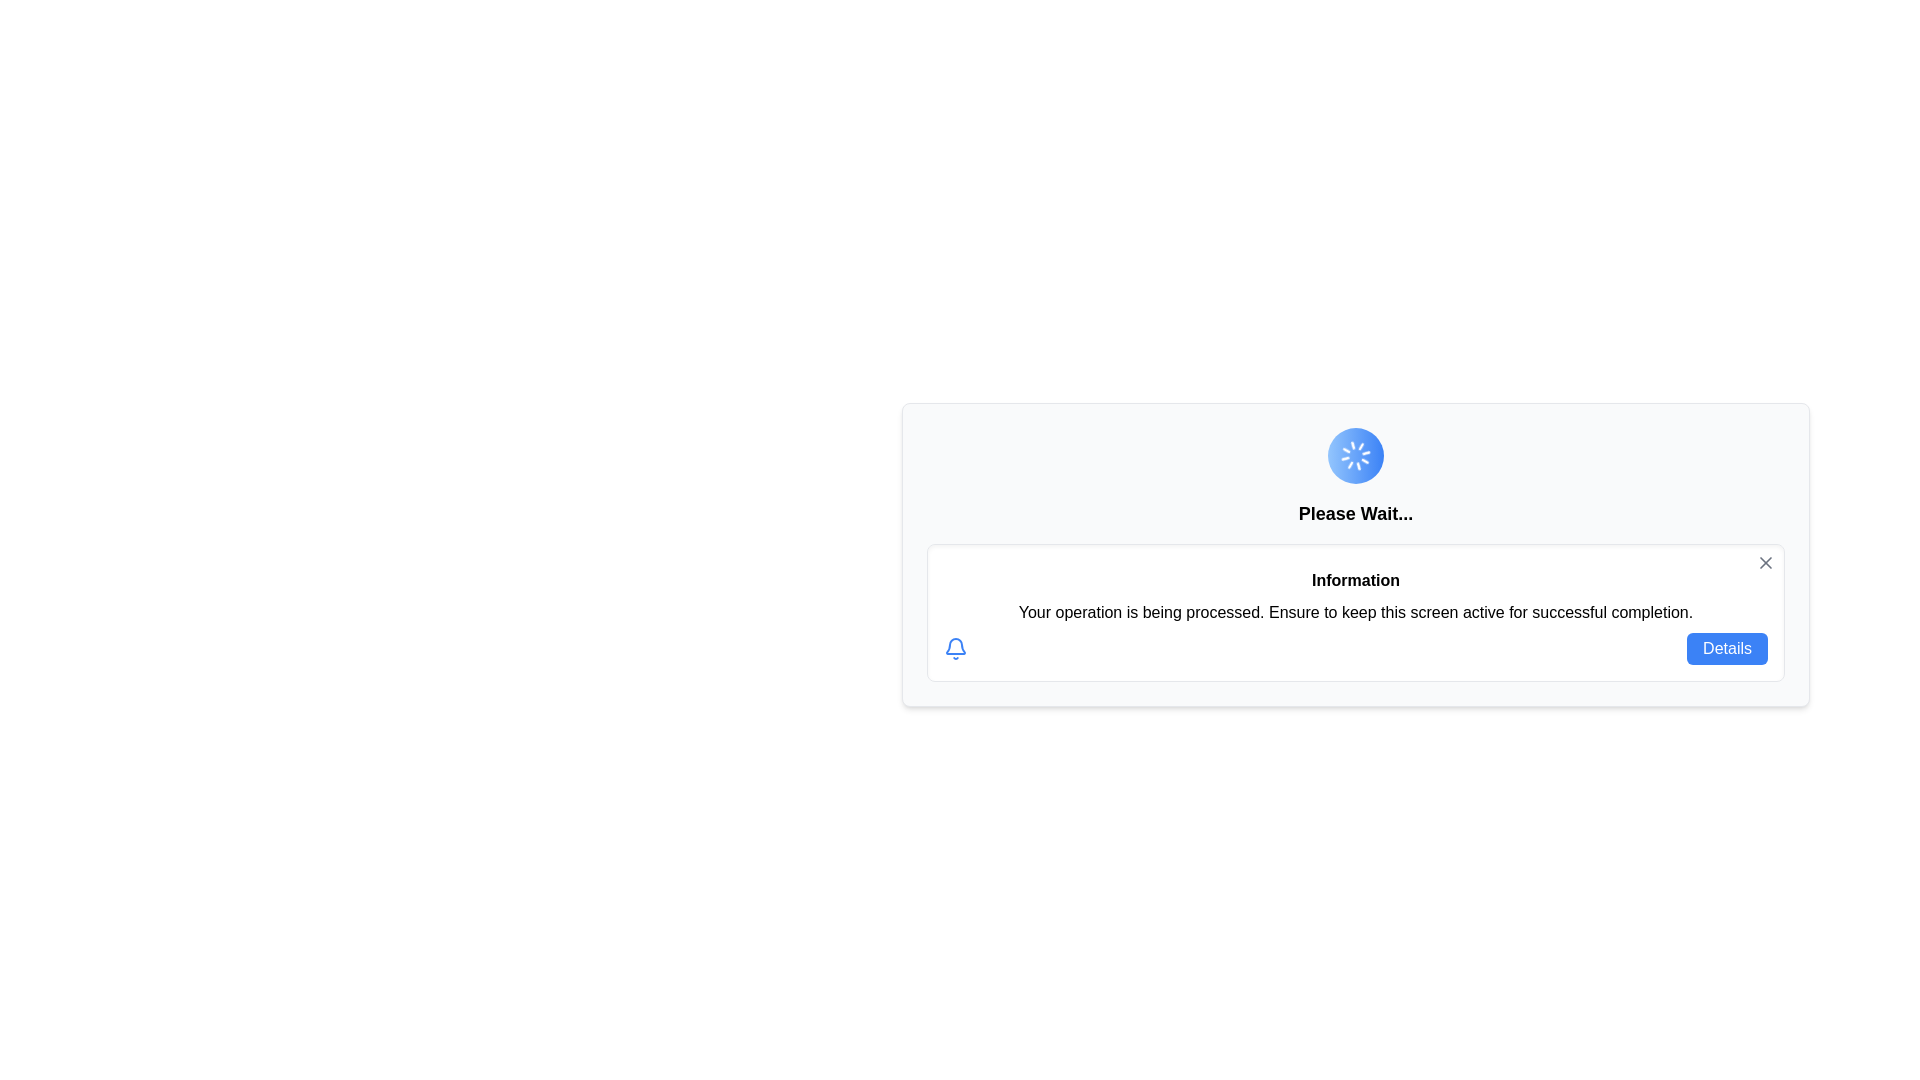 This screenshot has height=1080, width=1920. I want to click on the Close icon located in the top-right corner of the bordered section, so click(1766, 563).